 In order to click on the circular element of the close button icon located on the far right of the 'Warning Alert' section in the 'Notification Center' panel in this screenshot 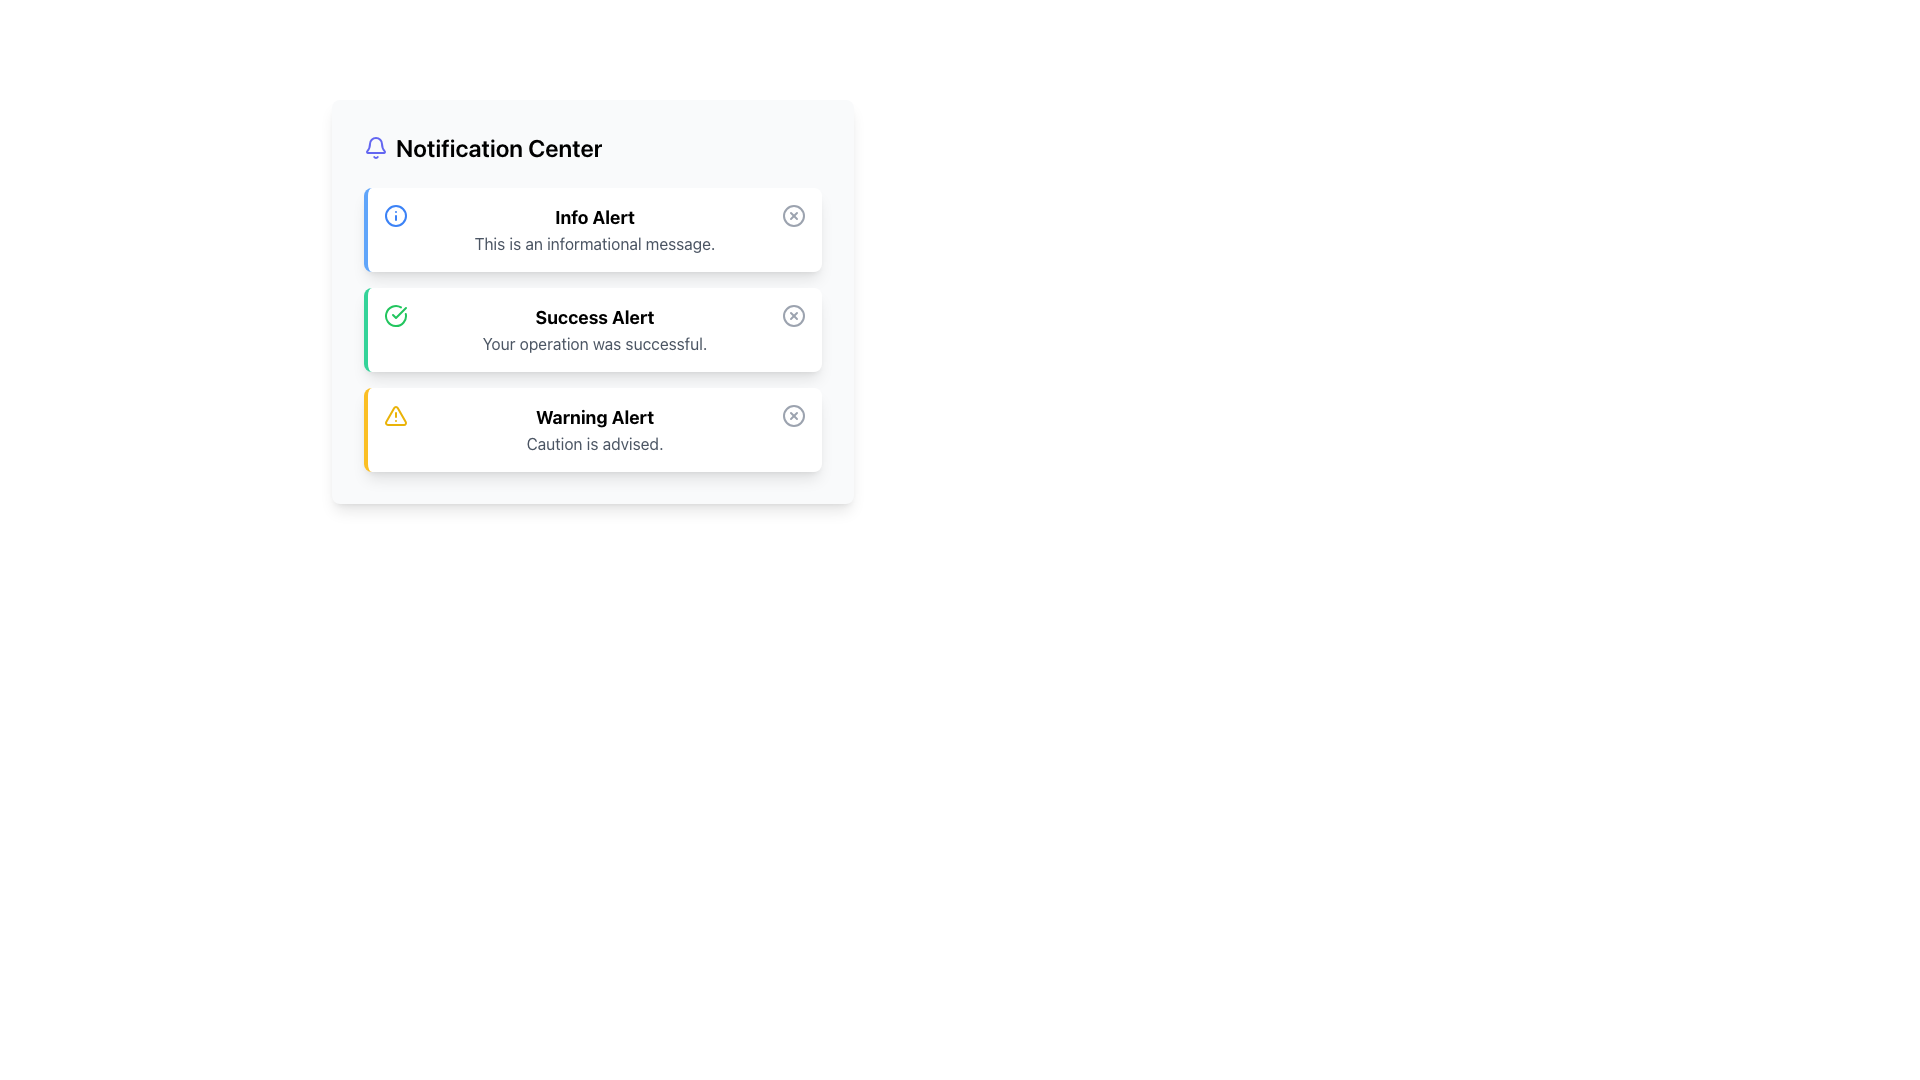, I will do `click(792, 415)`.